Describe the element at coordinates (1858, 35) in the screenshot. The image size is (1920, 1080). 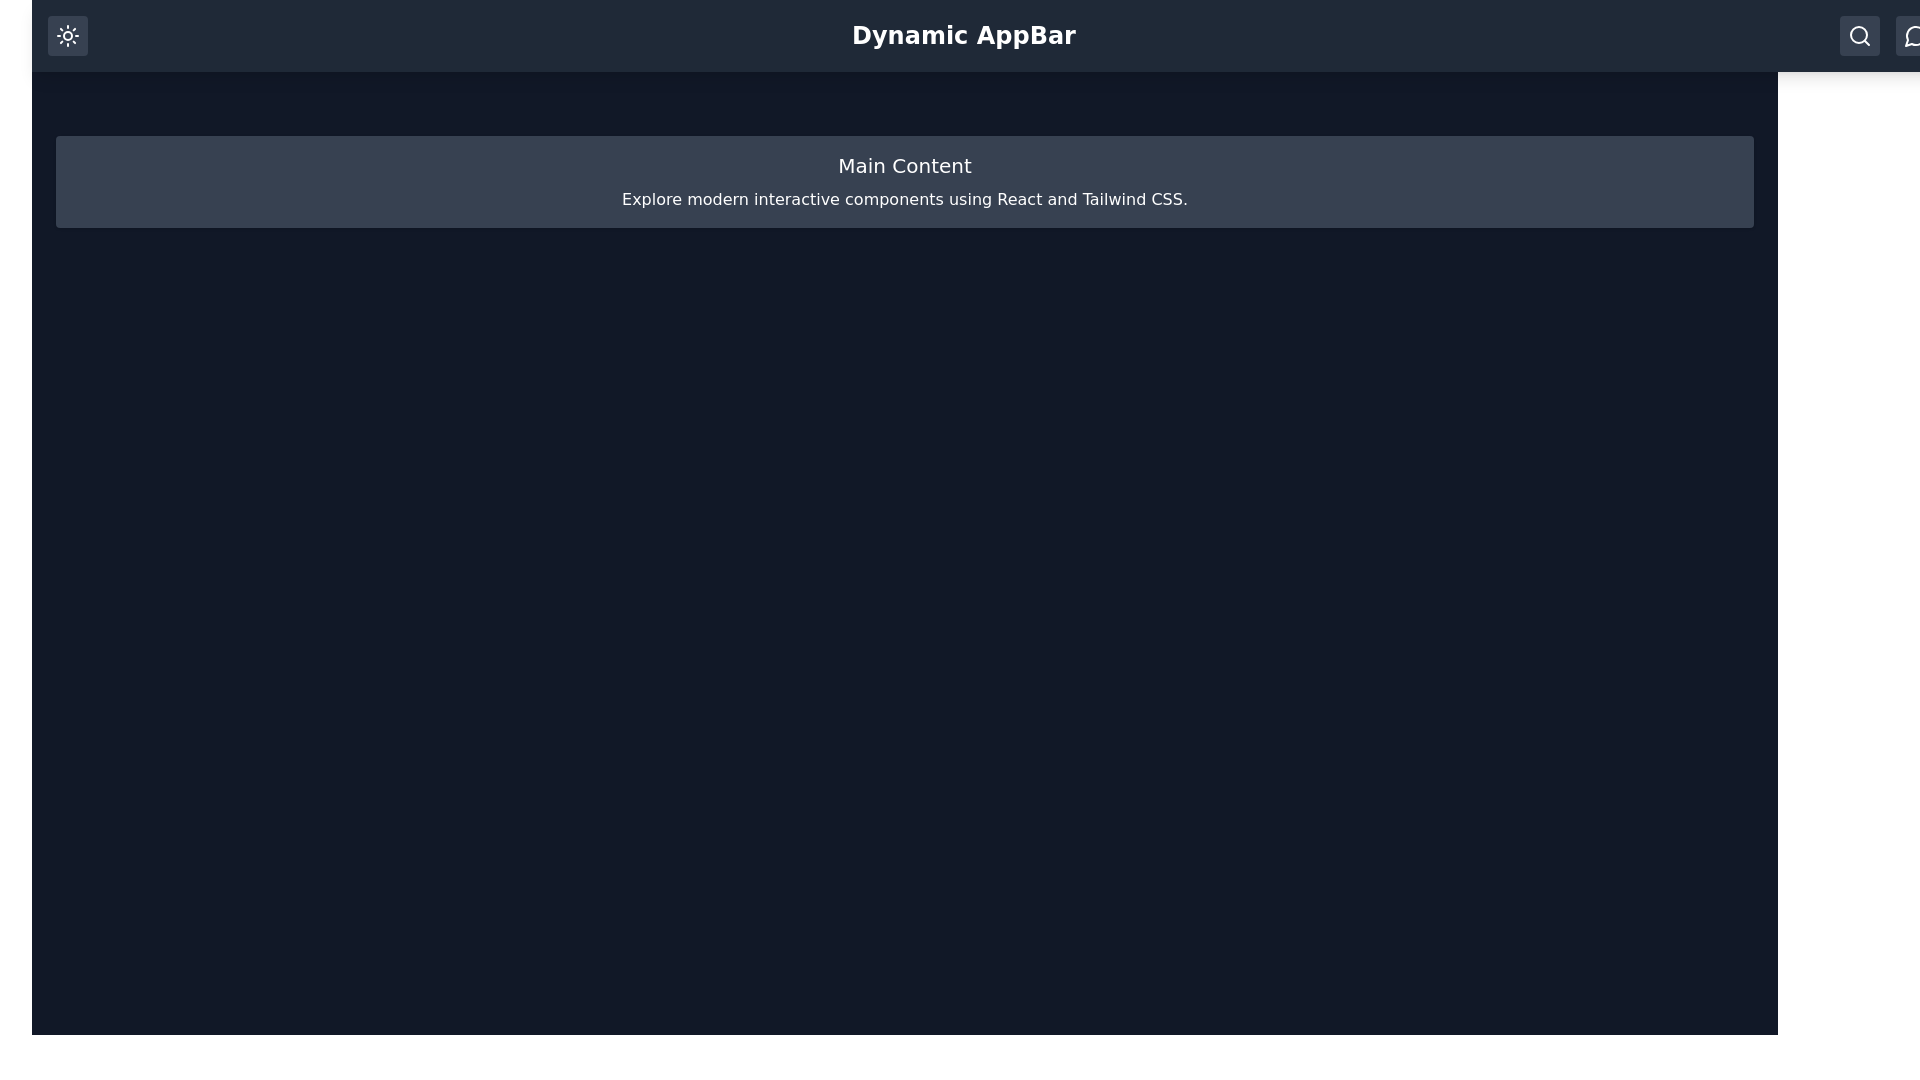
I see `the 'Search' icon button in the app bar` at that location.